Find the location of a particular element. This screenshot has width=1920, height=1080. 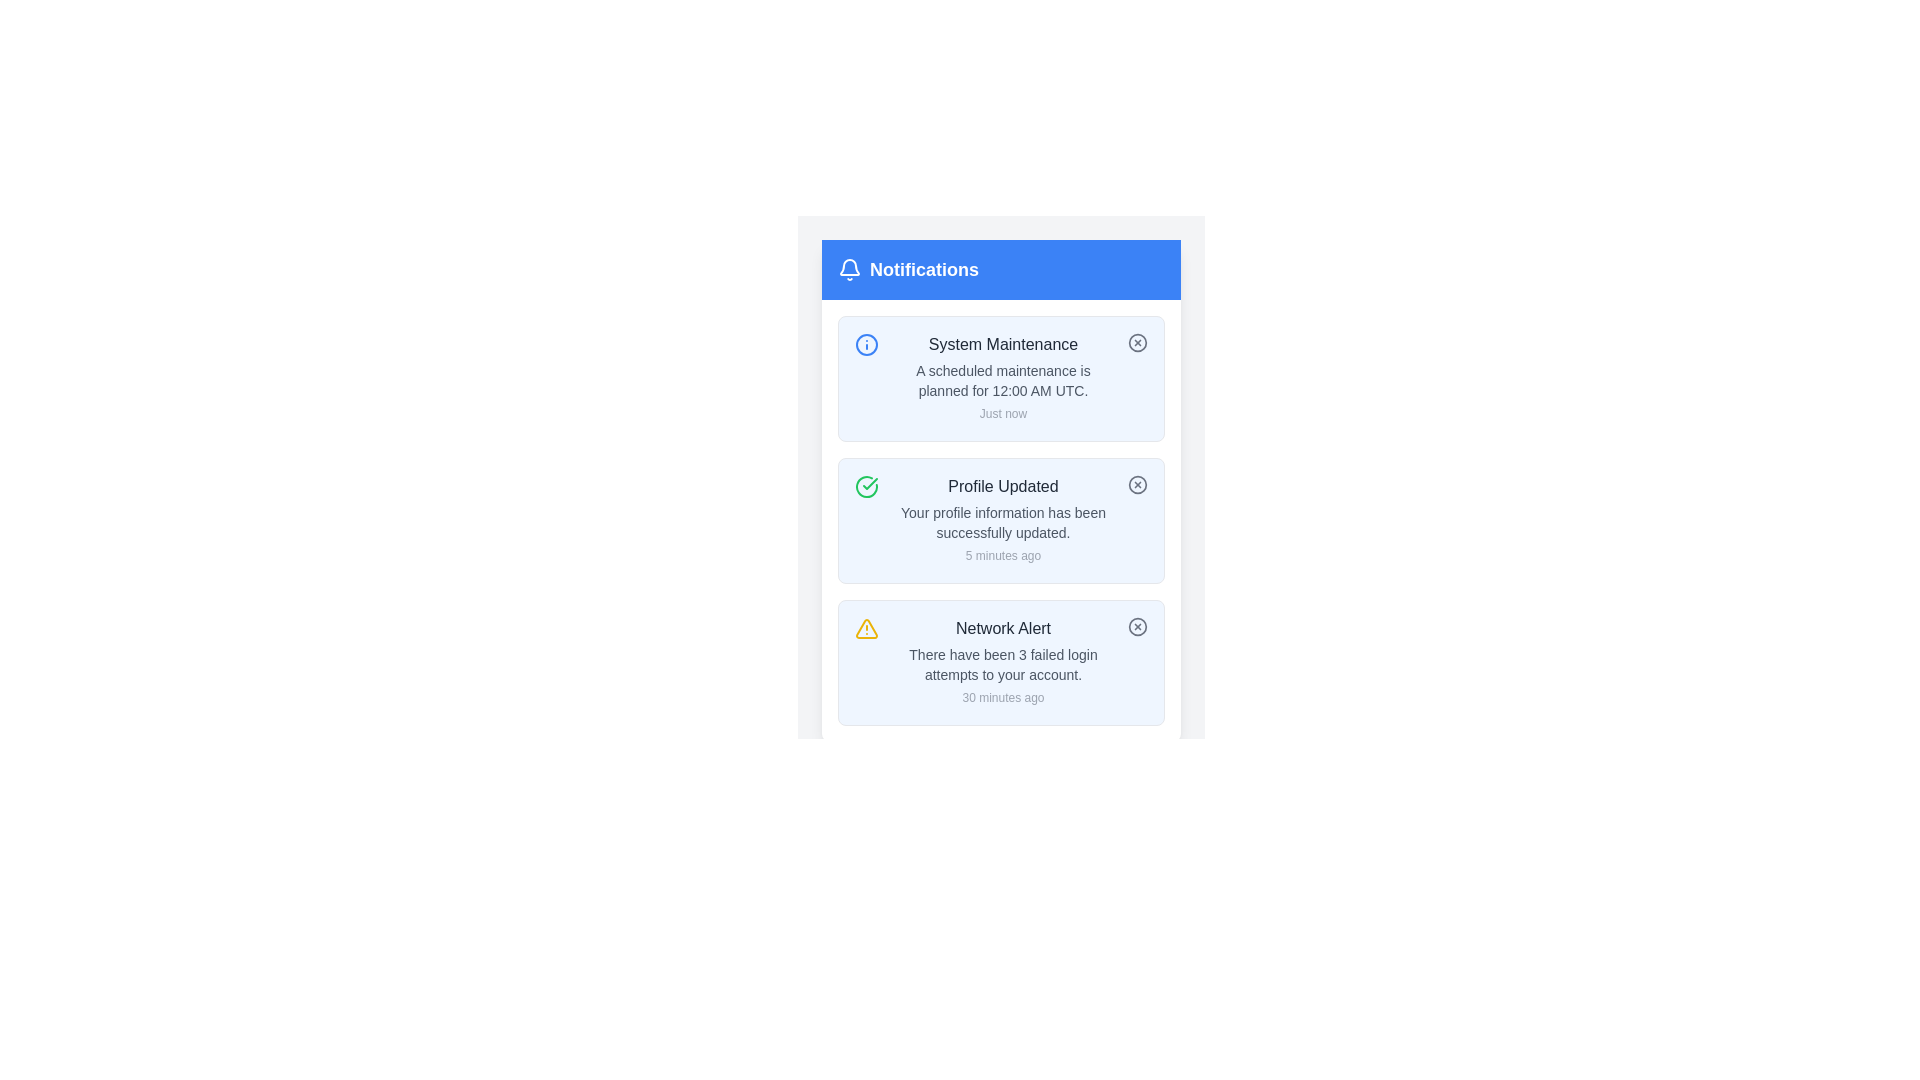

the TextLabel that indicates the timestamp of the notification within the 'System Maintenance' card, located below the main content text and aligned to the right side is located at coordinates (1003, 412).